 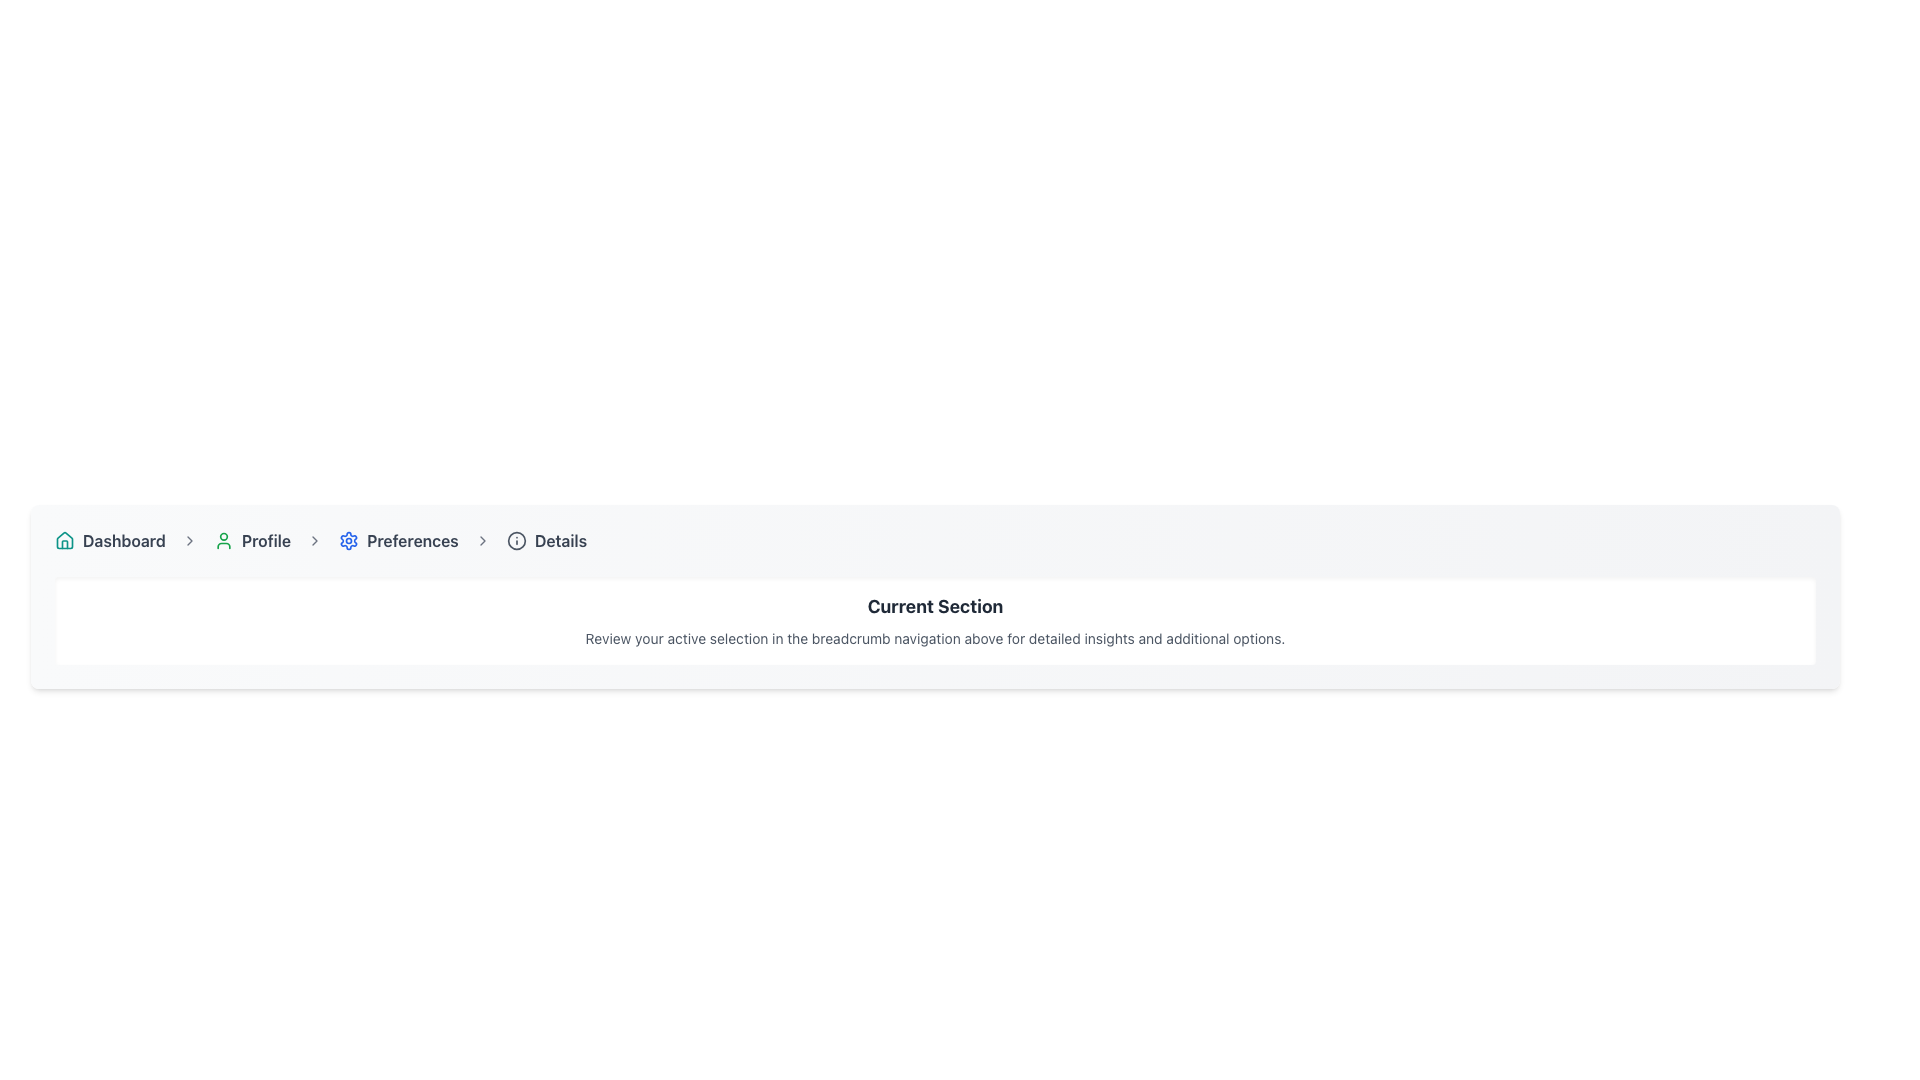 What do you see at coordinates (516, 540) in the screenshot?
I see `the SVG circle representing the information icon in the details section of the breadcrumb navigation` at bounding box center [516, 540].